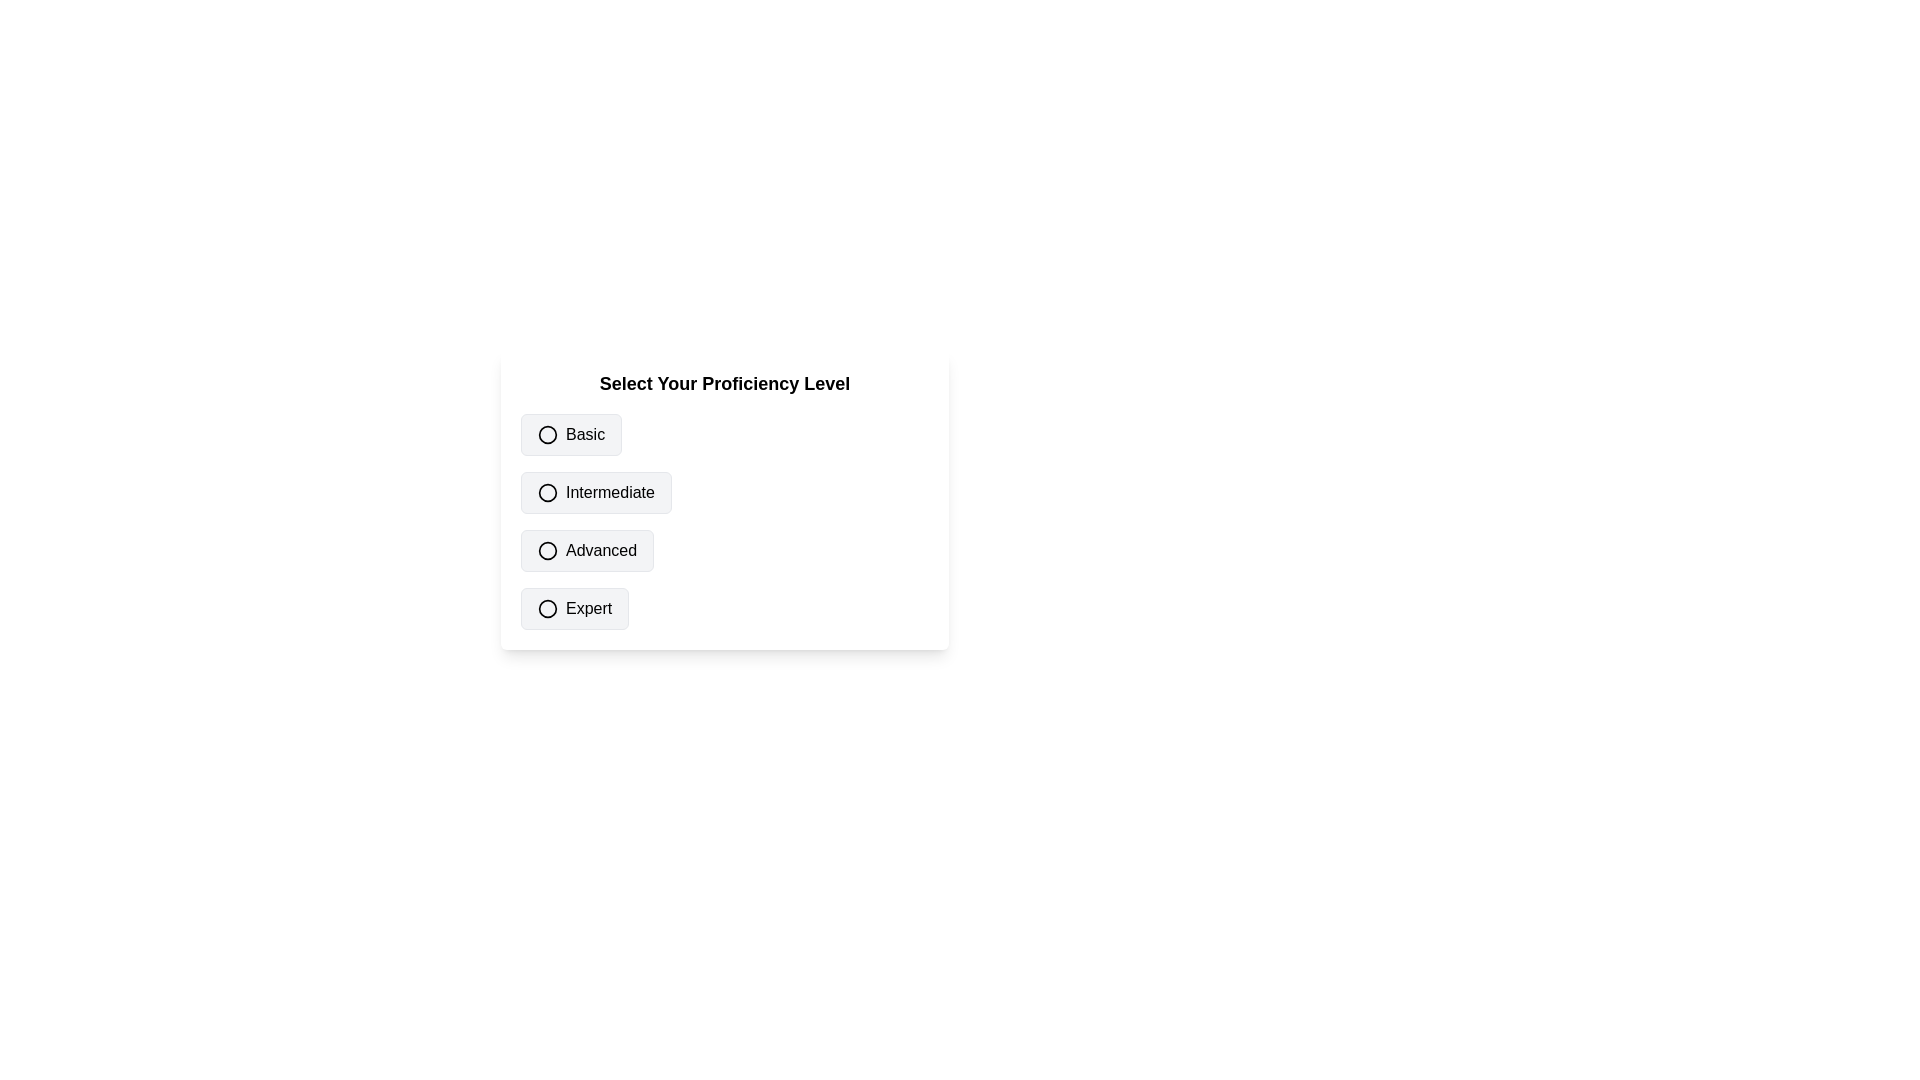  I want to click on the radio button representing the 'Intermediate' proficiency level, which is the second option in a vertical list of four proficiency levels, so click(723, 493).